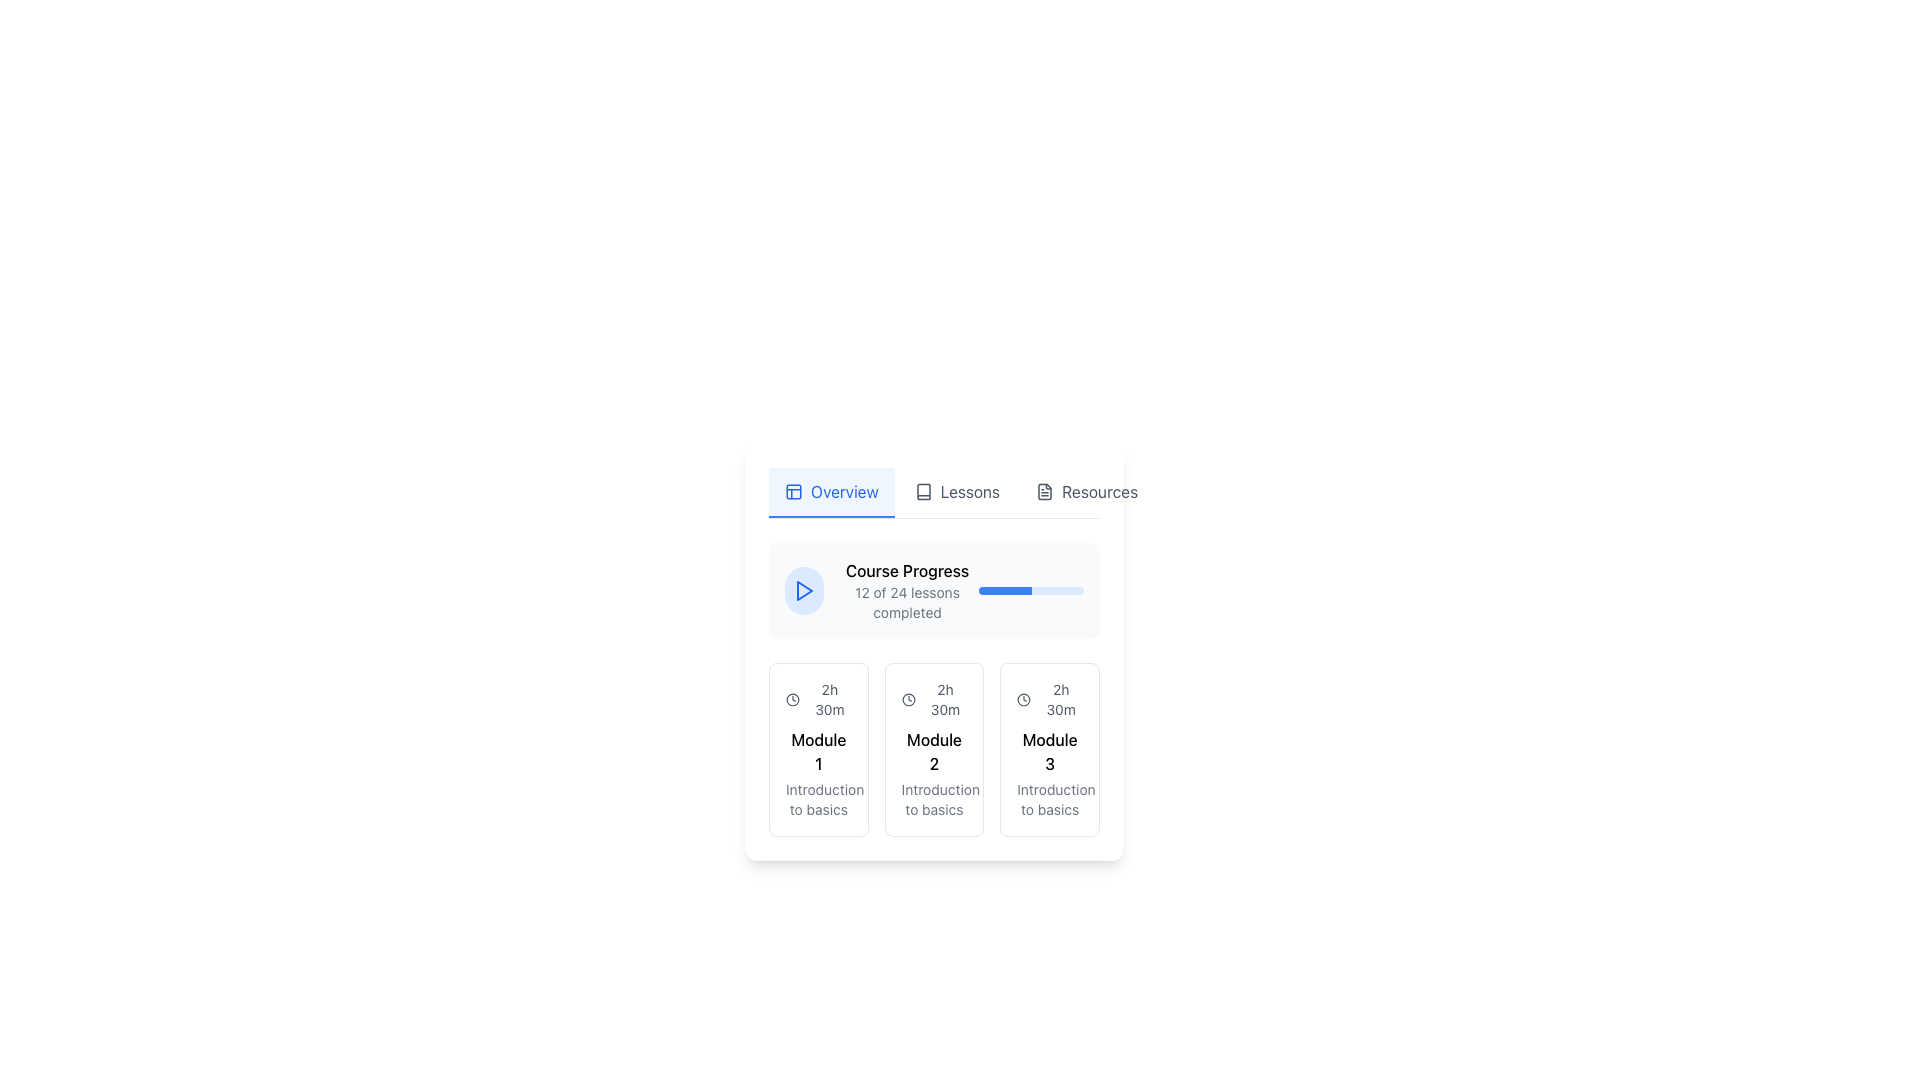 The height and width of the screenshot is (1080, 1920). What do you see at coordinates (933, 749) in the screenshot?
I see `the 'Module 2' information card, which provides details about the course module, including its duration and description, located in the second position of a horizontal layout of three cards` at bounding box center [933, 749].